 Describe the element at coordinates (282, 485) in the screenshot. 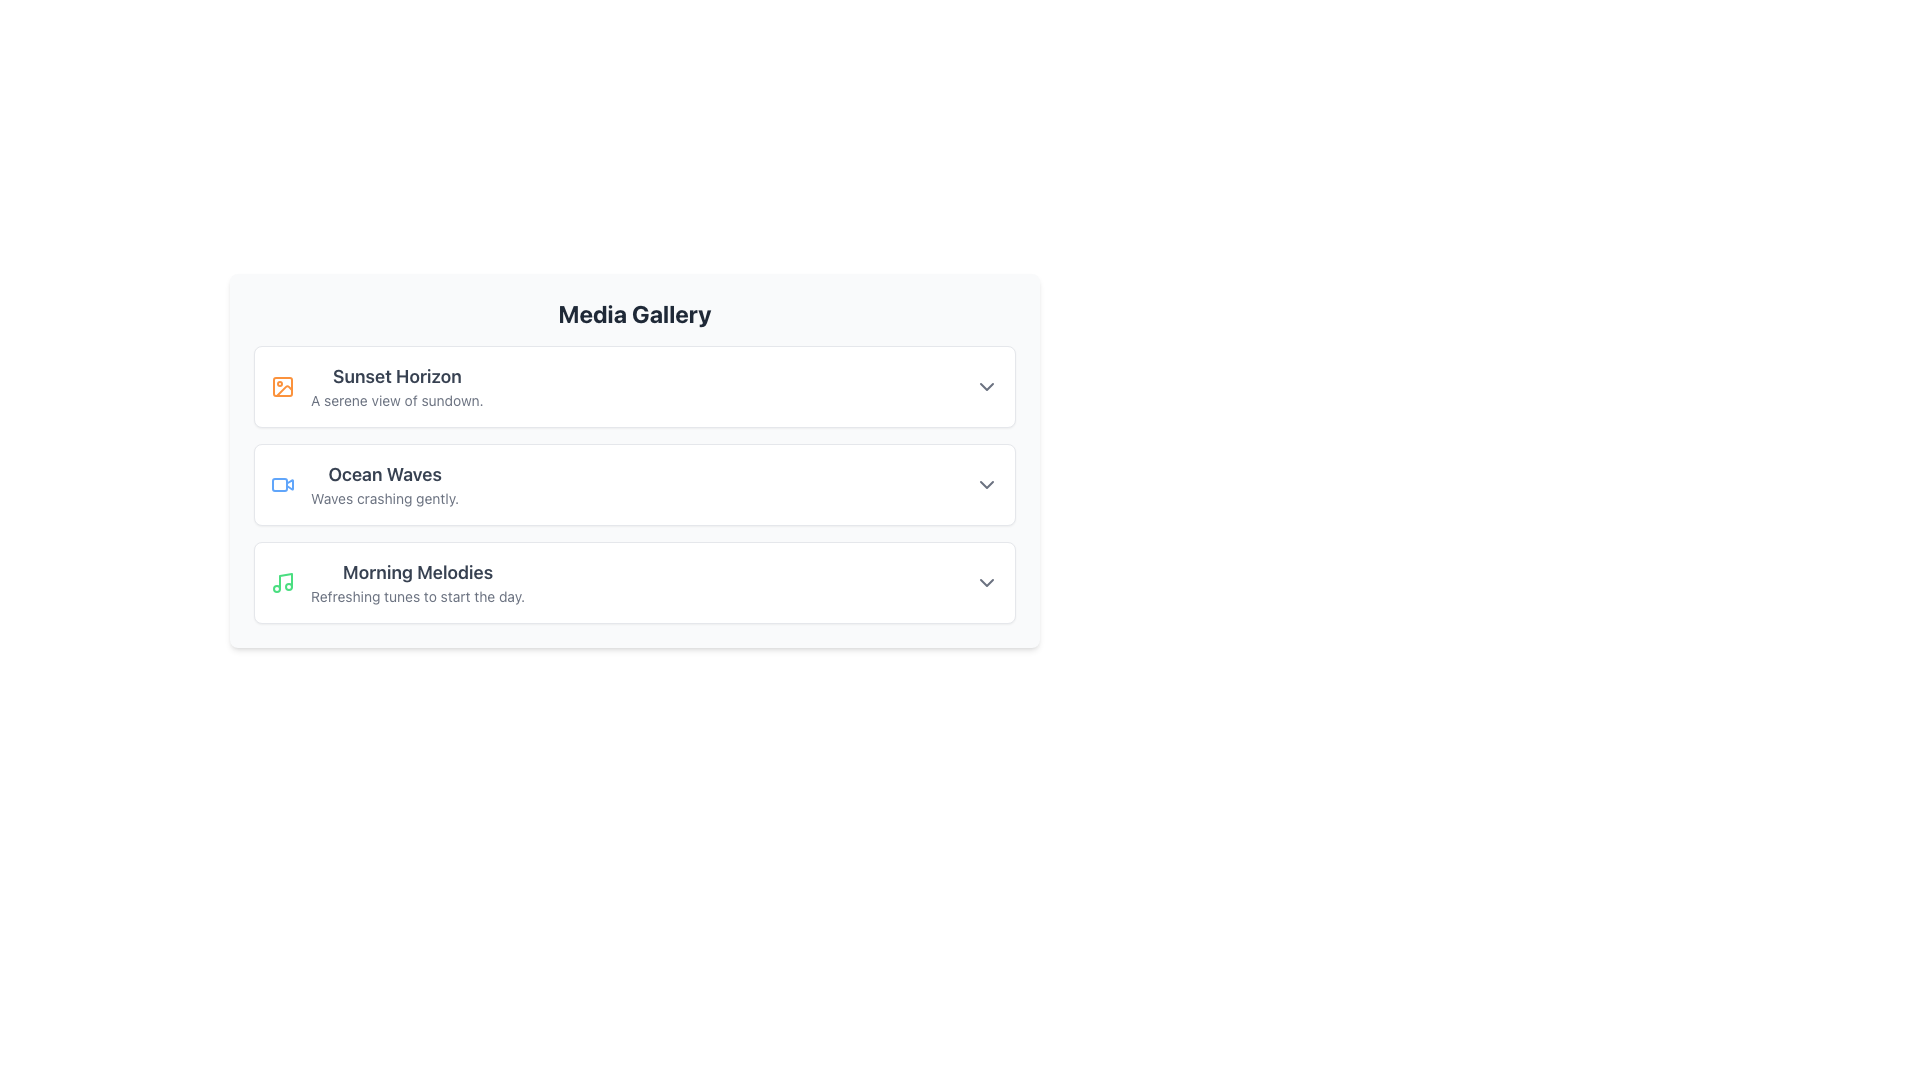

I see `the blue video camera icon that represents the 'Ocean Waves' media entry, located in the second row of the list, aligned to the left of the label` at that location.